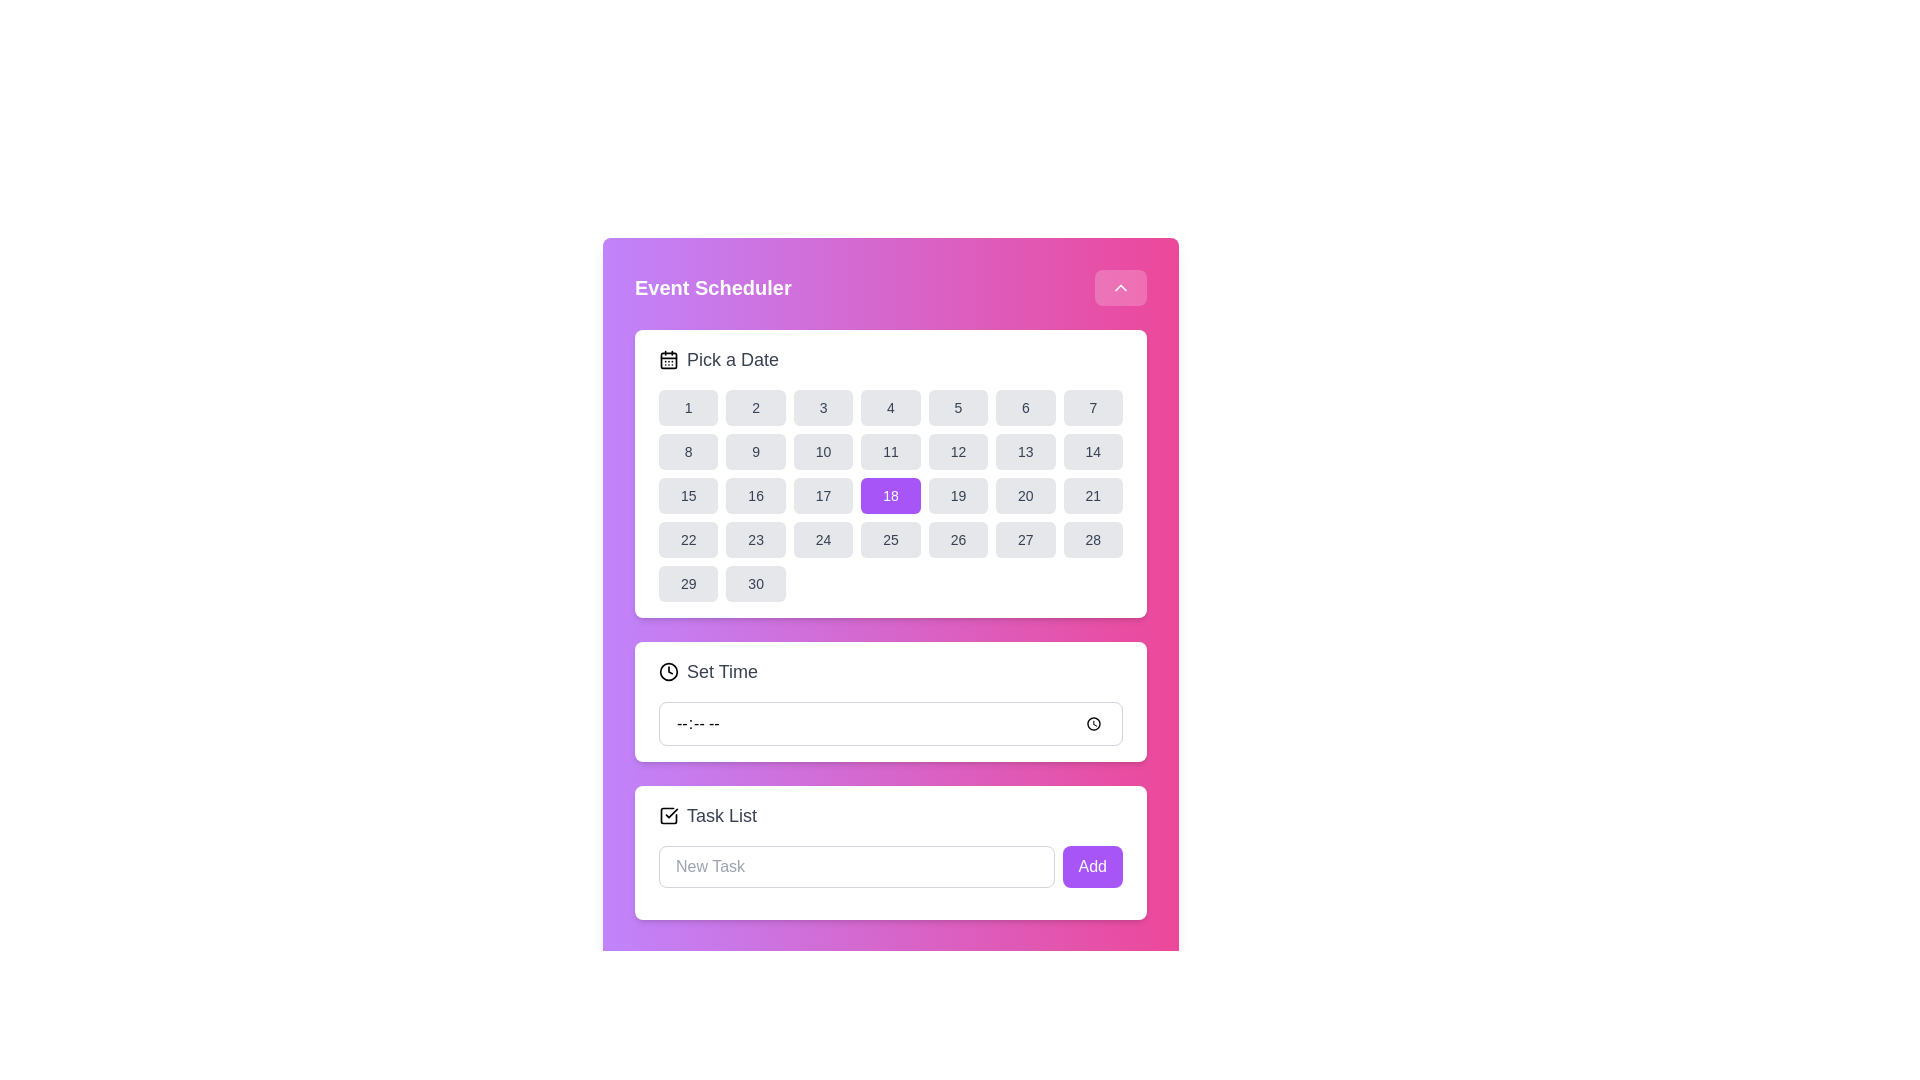 The height and width of the screenshot is (1080, 1920). What do you see at coordinates (754, 407) in the screenshot?
I see `the rounded rectangular button displaying the number '2' in the top row of the grid-based calendar layout` at bounding box center [754, 407].